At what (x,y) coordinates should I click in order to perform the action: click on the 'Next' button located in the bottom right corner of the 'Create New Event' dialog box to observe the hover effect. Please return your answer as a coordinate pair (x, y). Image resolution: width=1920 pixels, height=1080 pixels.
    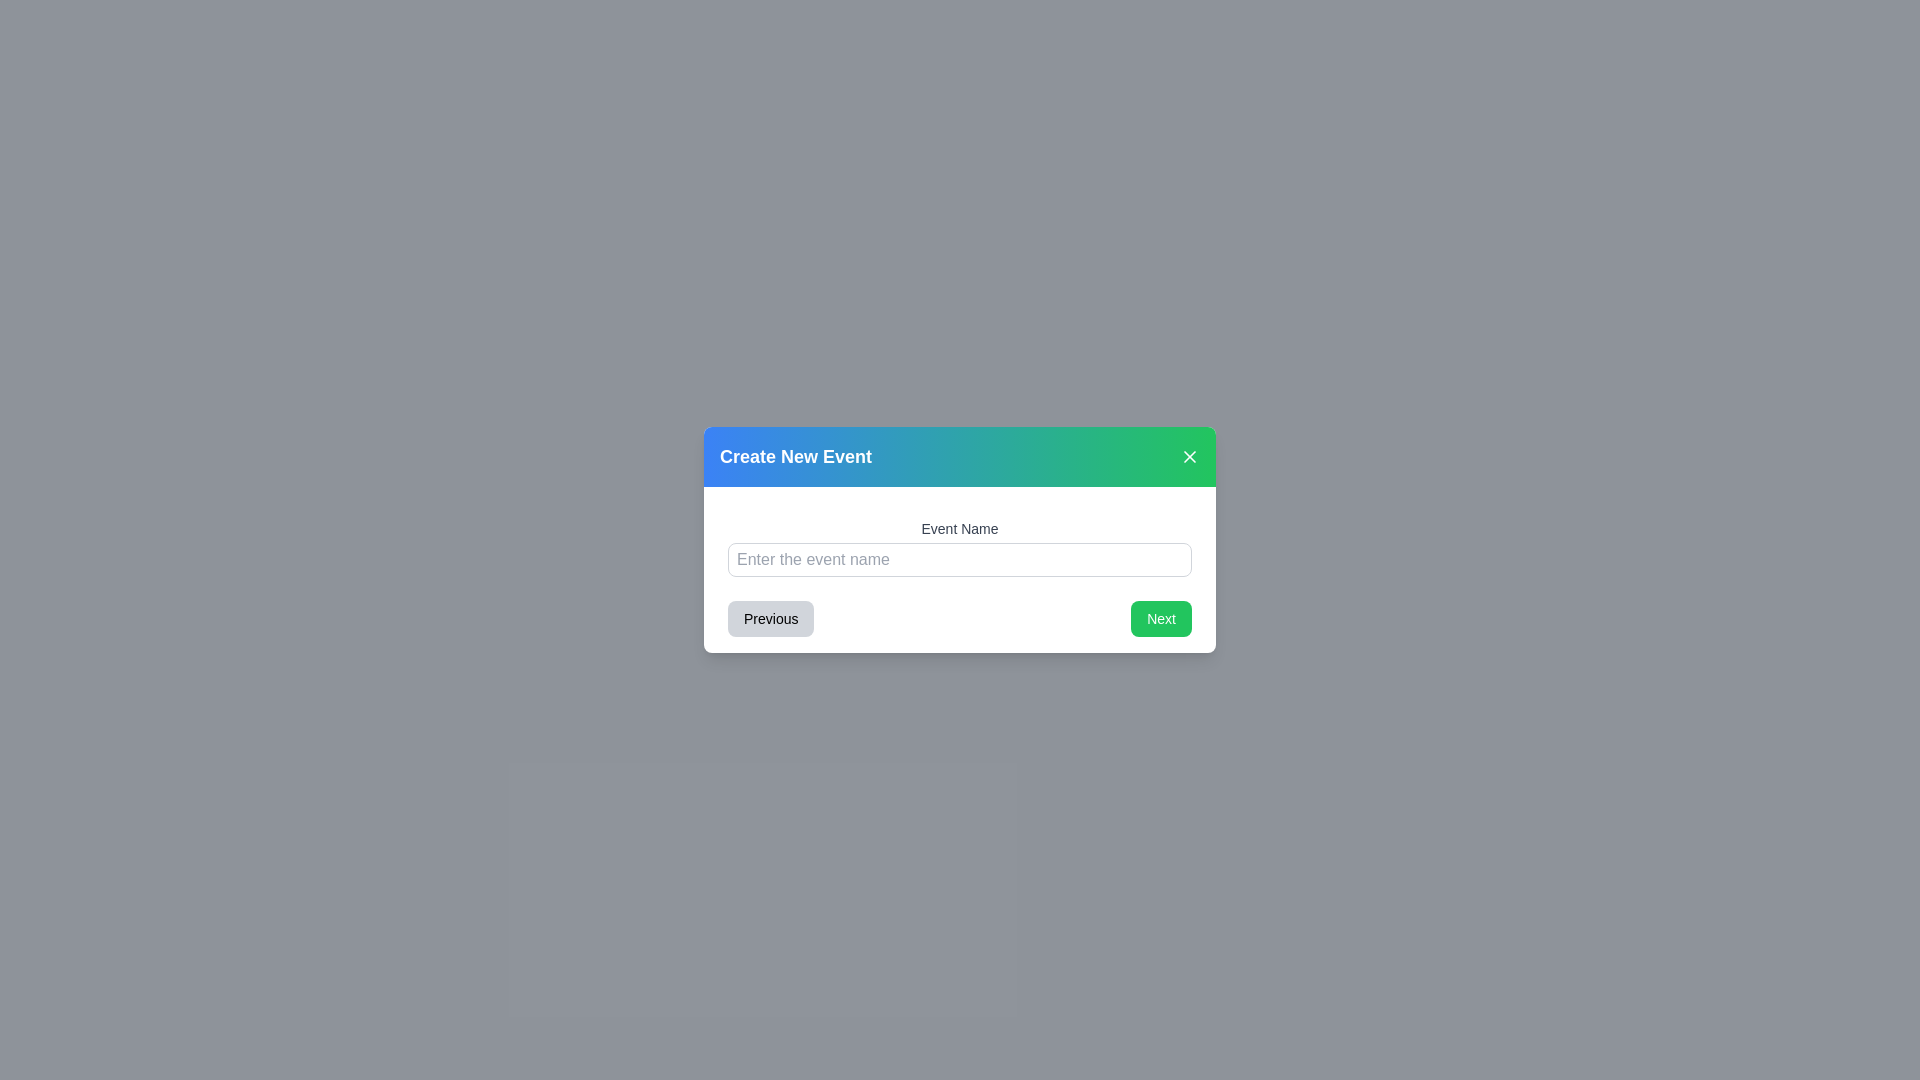
    Looking at the image, I should click on (1161, 617).